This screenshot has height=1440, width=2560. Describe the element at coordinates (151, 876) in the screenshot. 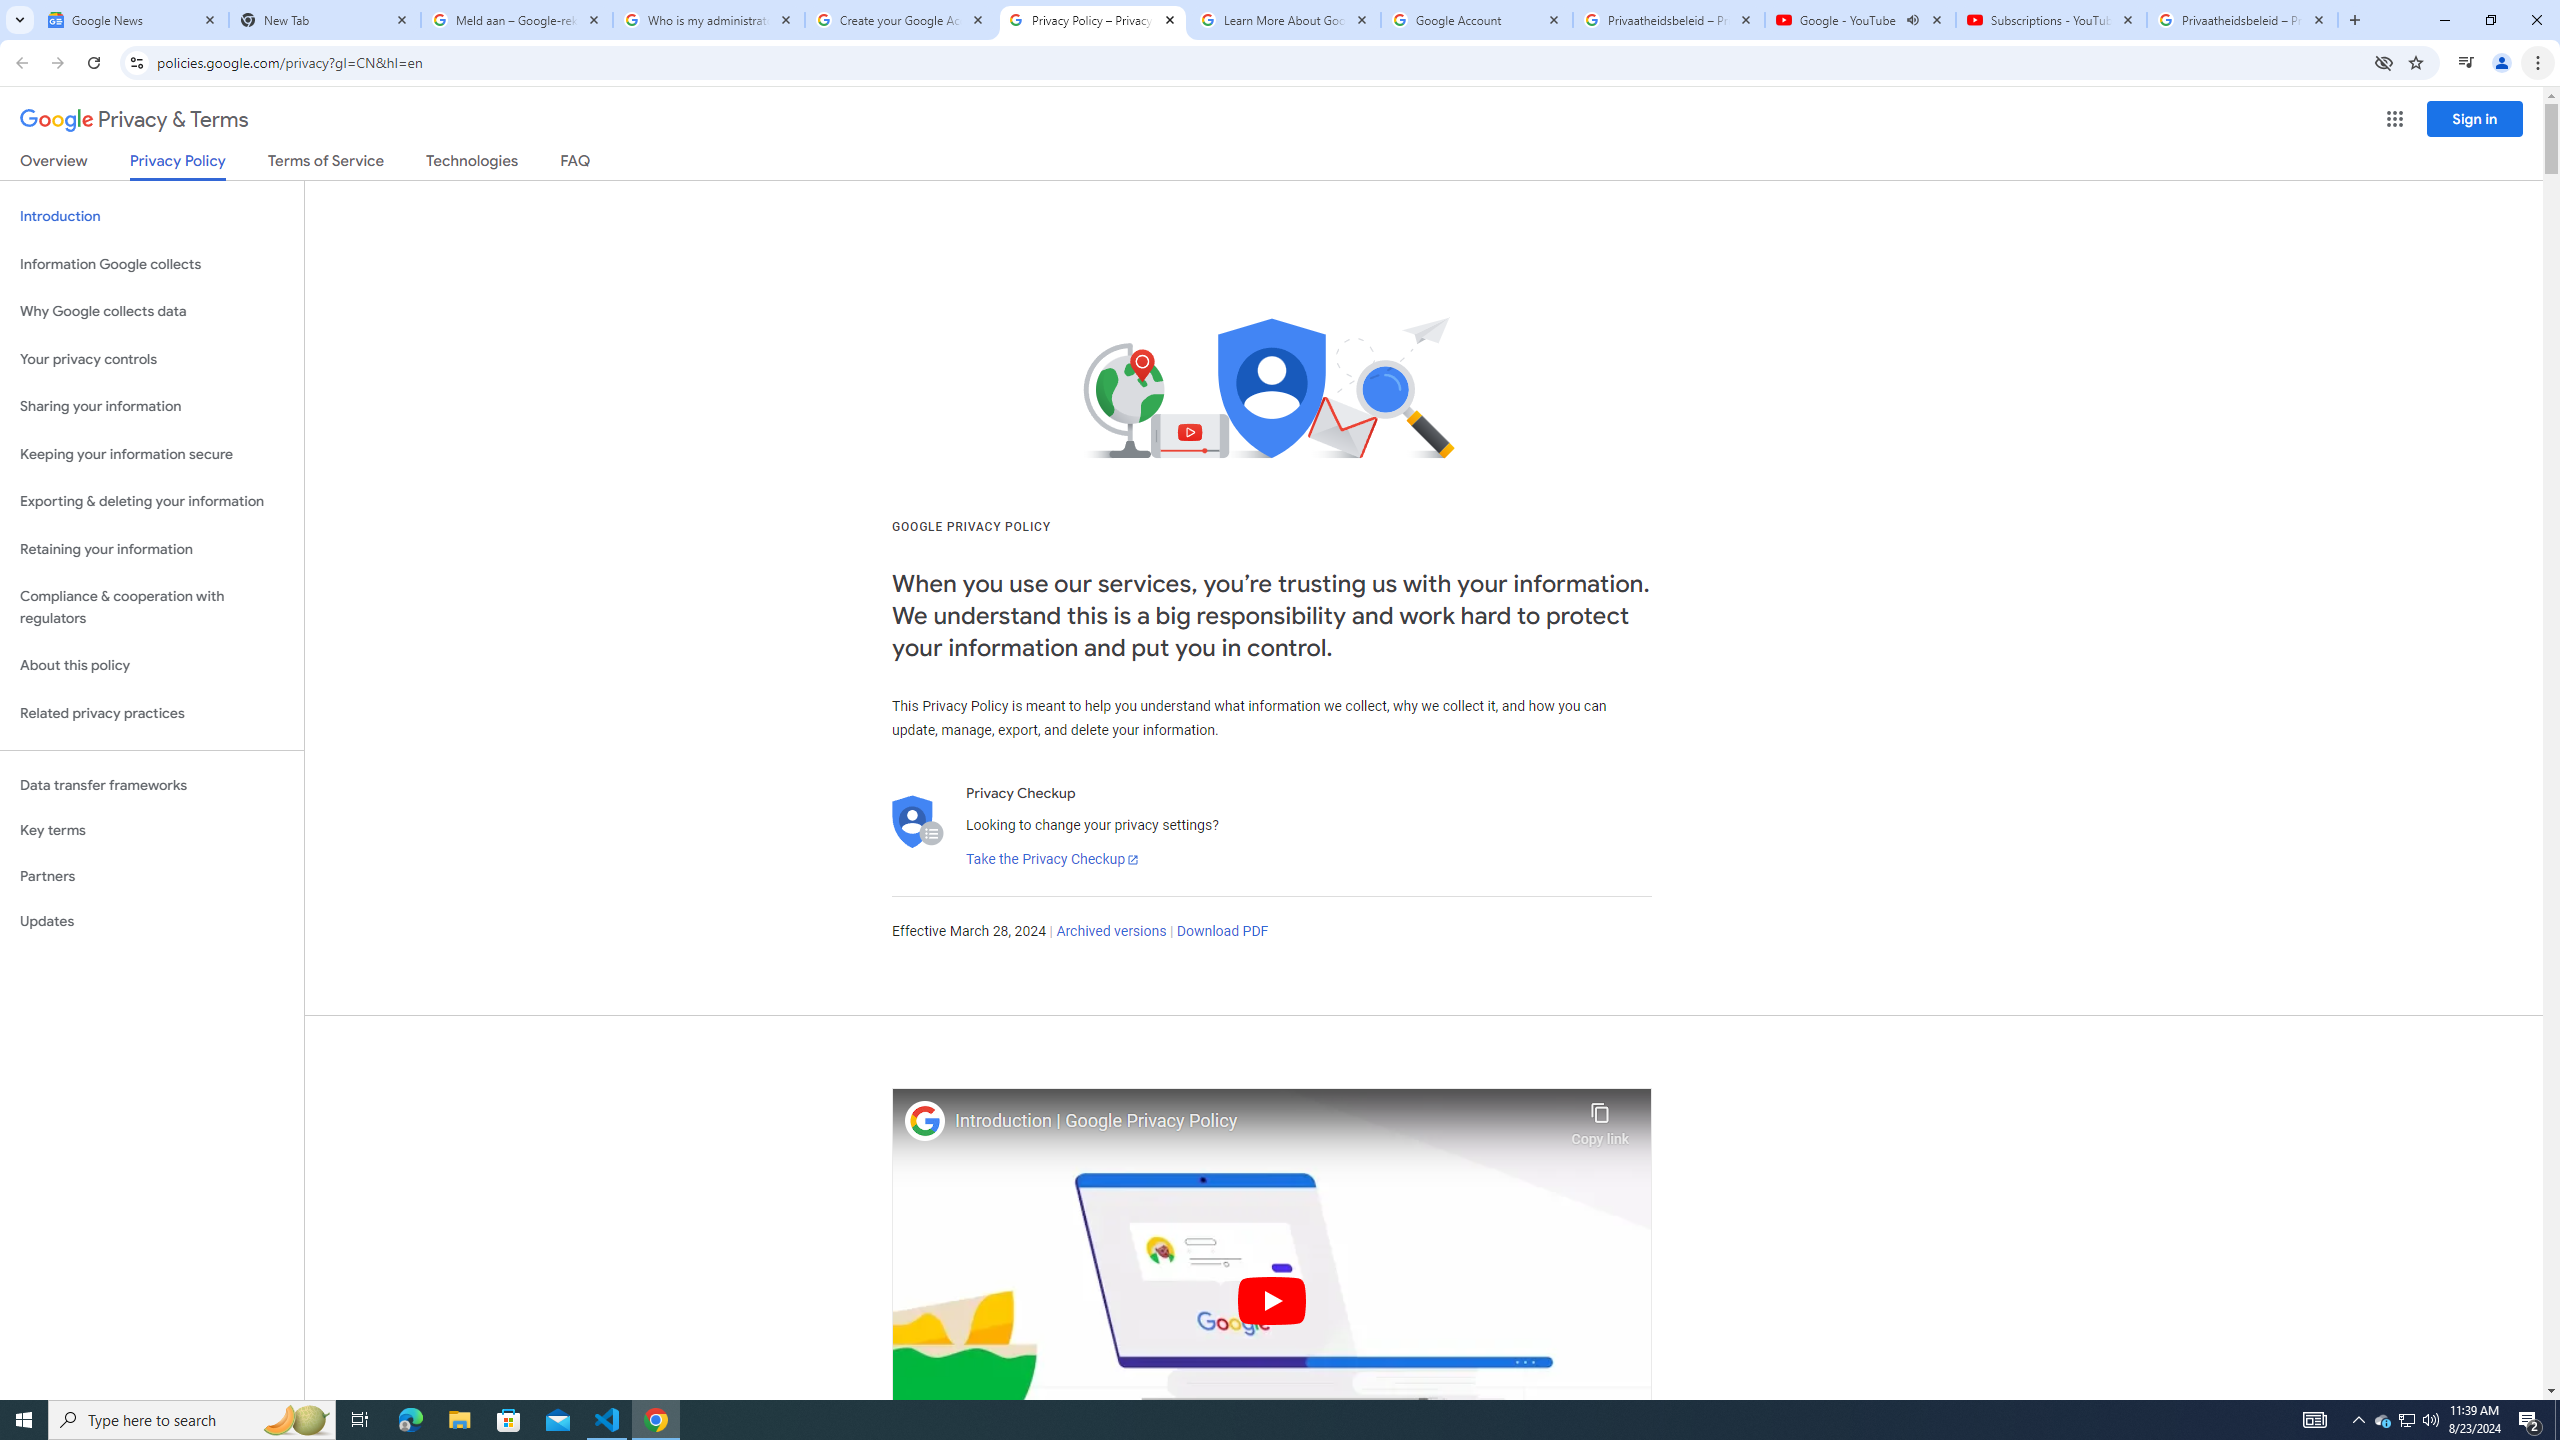

I see `'Partners'` at that location.